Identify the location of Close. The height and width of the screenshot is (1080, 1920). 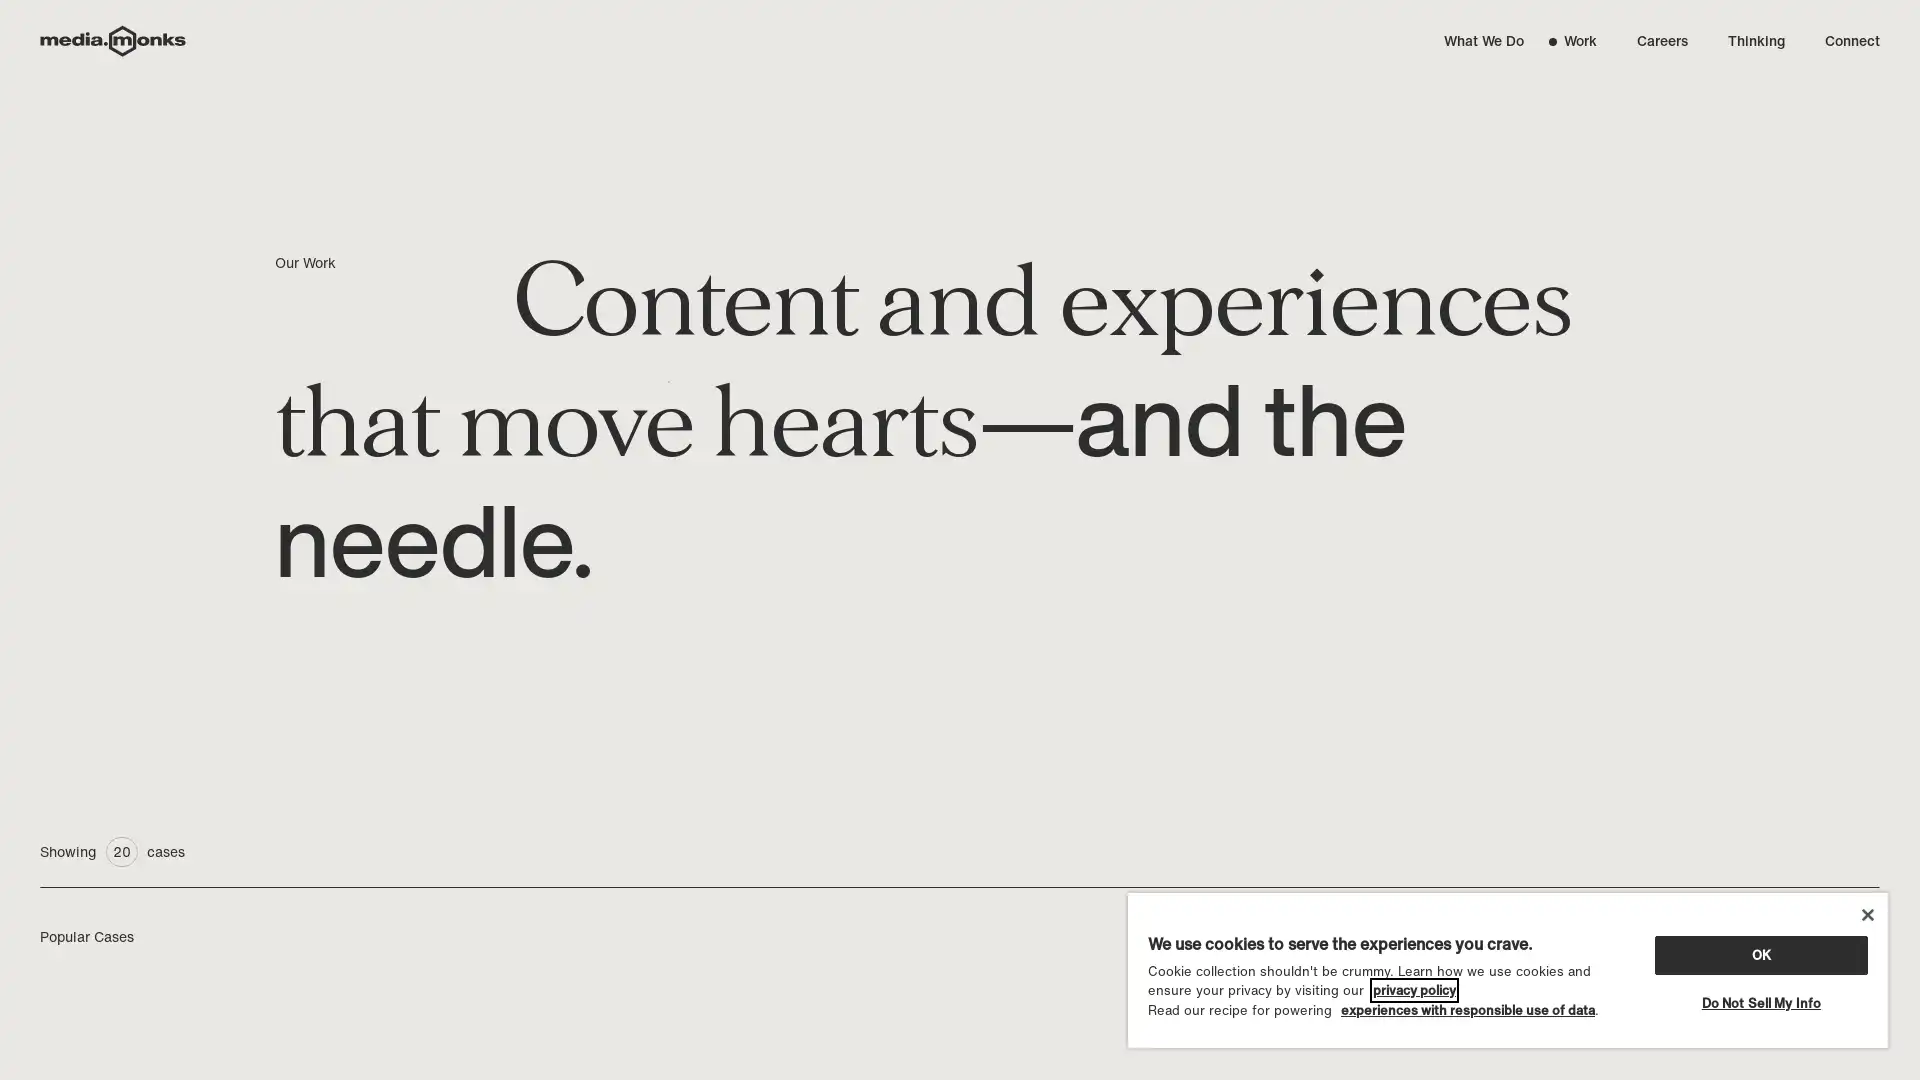
(1866, 914).